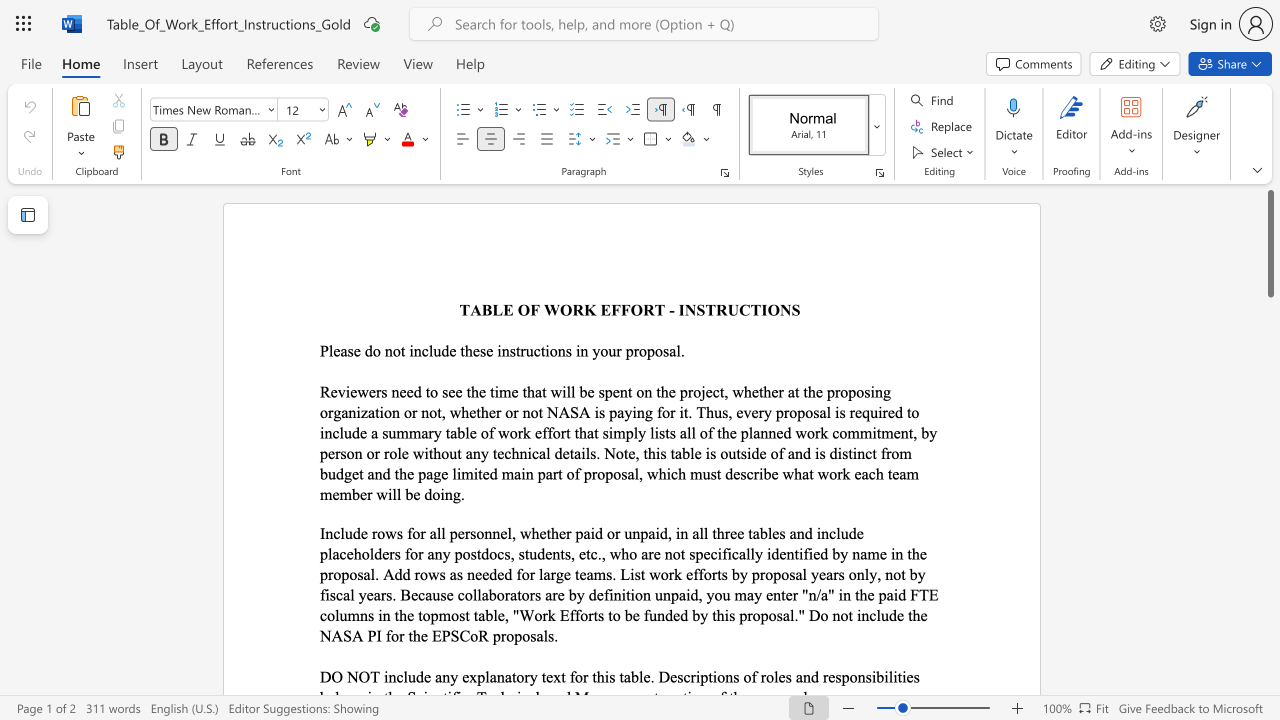 Image resolution: width=1280 pixels, height=720 pixels. I want to click on the scrollbar to adjust the page downward, so click(1269, 460).